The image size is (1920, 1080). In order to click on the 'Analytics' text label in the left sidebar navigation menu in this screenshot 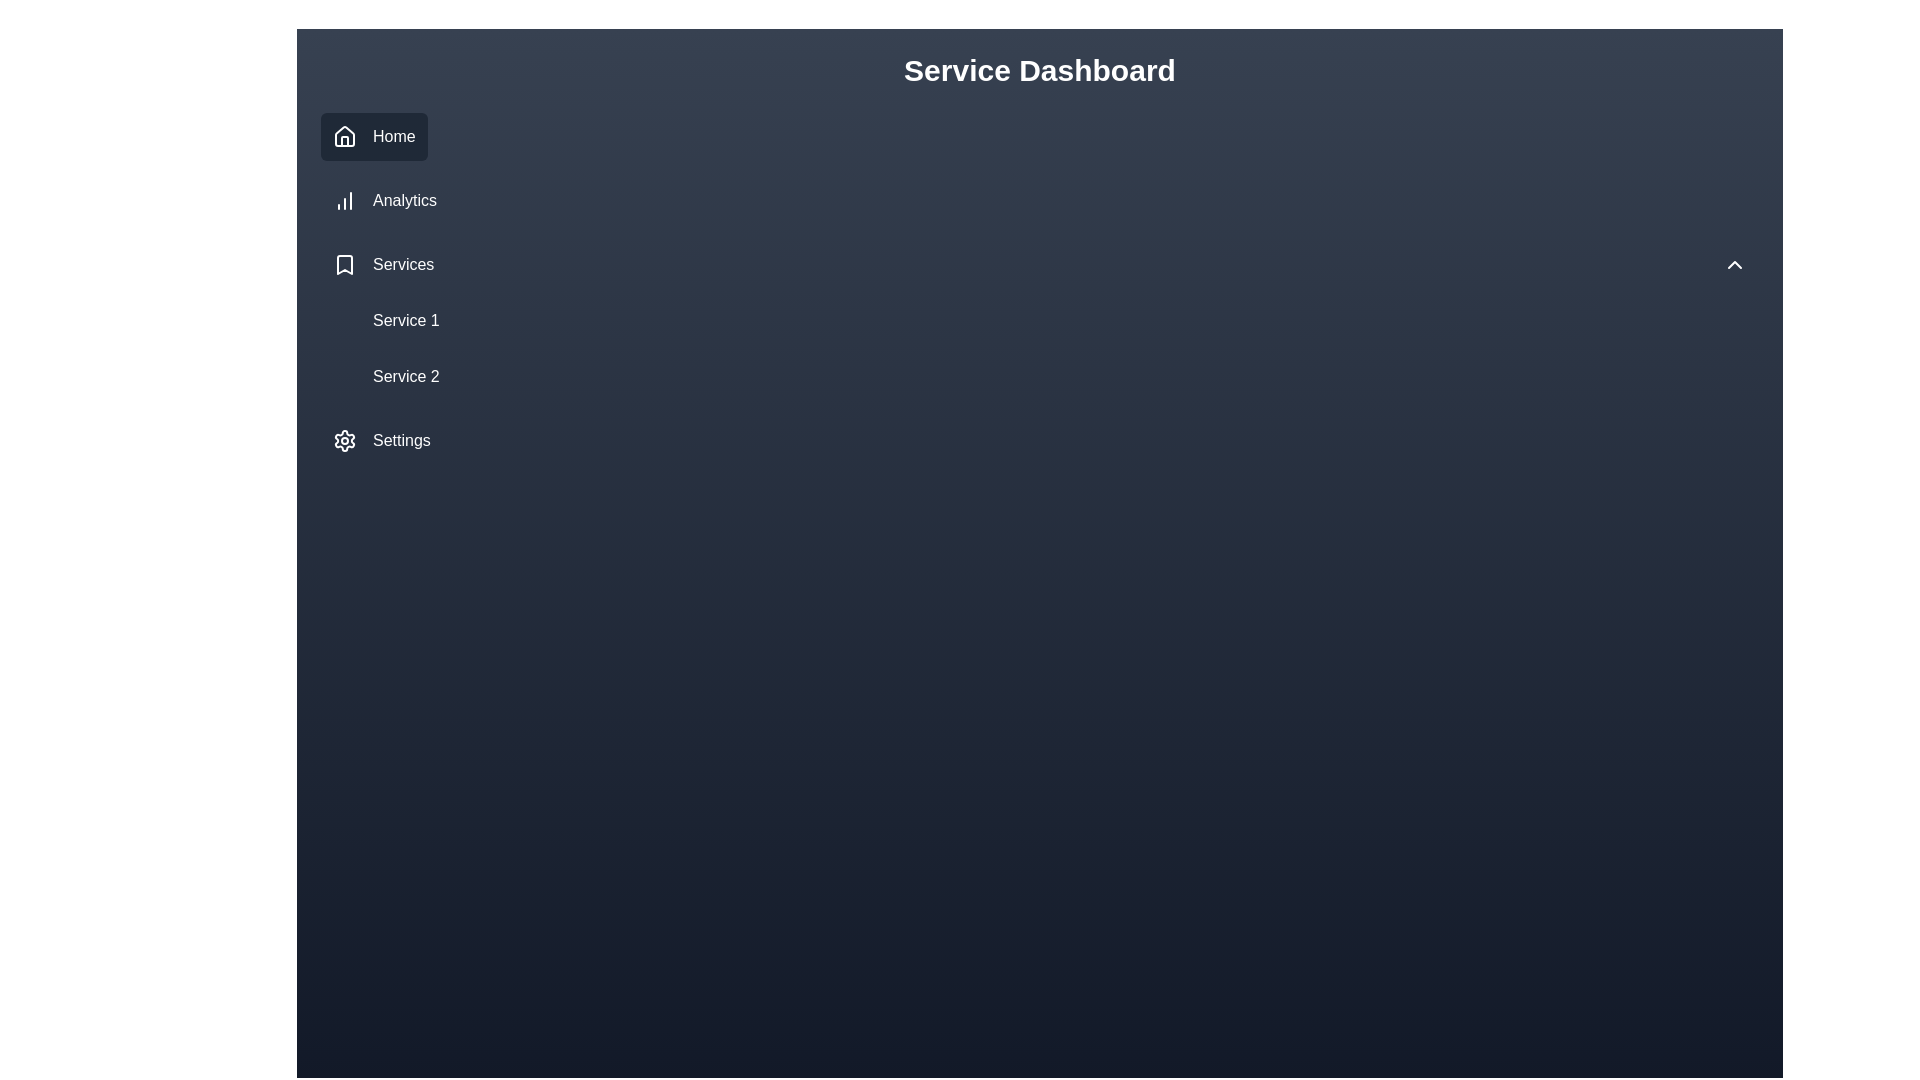, I will do `click(403, 200)`.